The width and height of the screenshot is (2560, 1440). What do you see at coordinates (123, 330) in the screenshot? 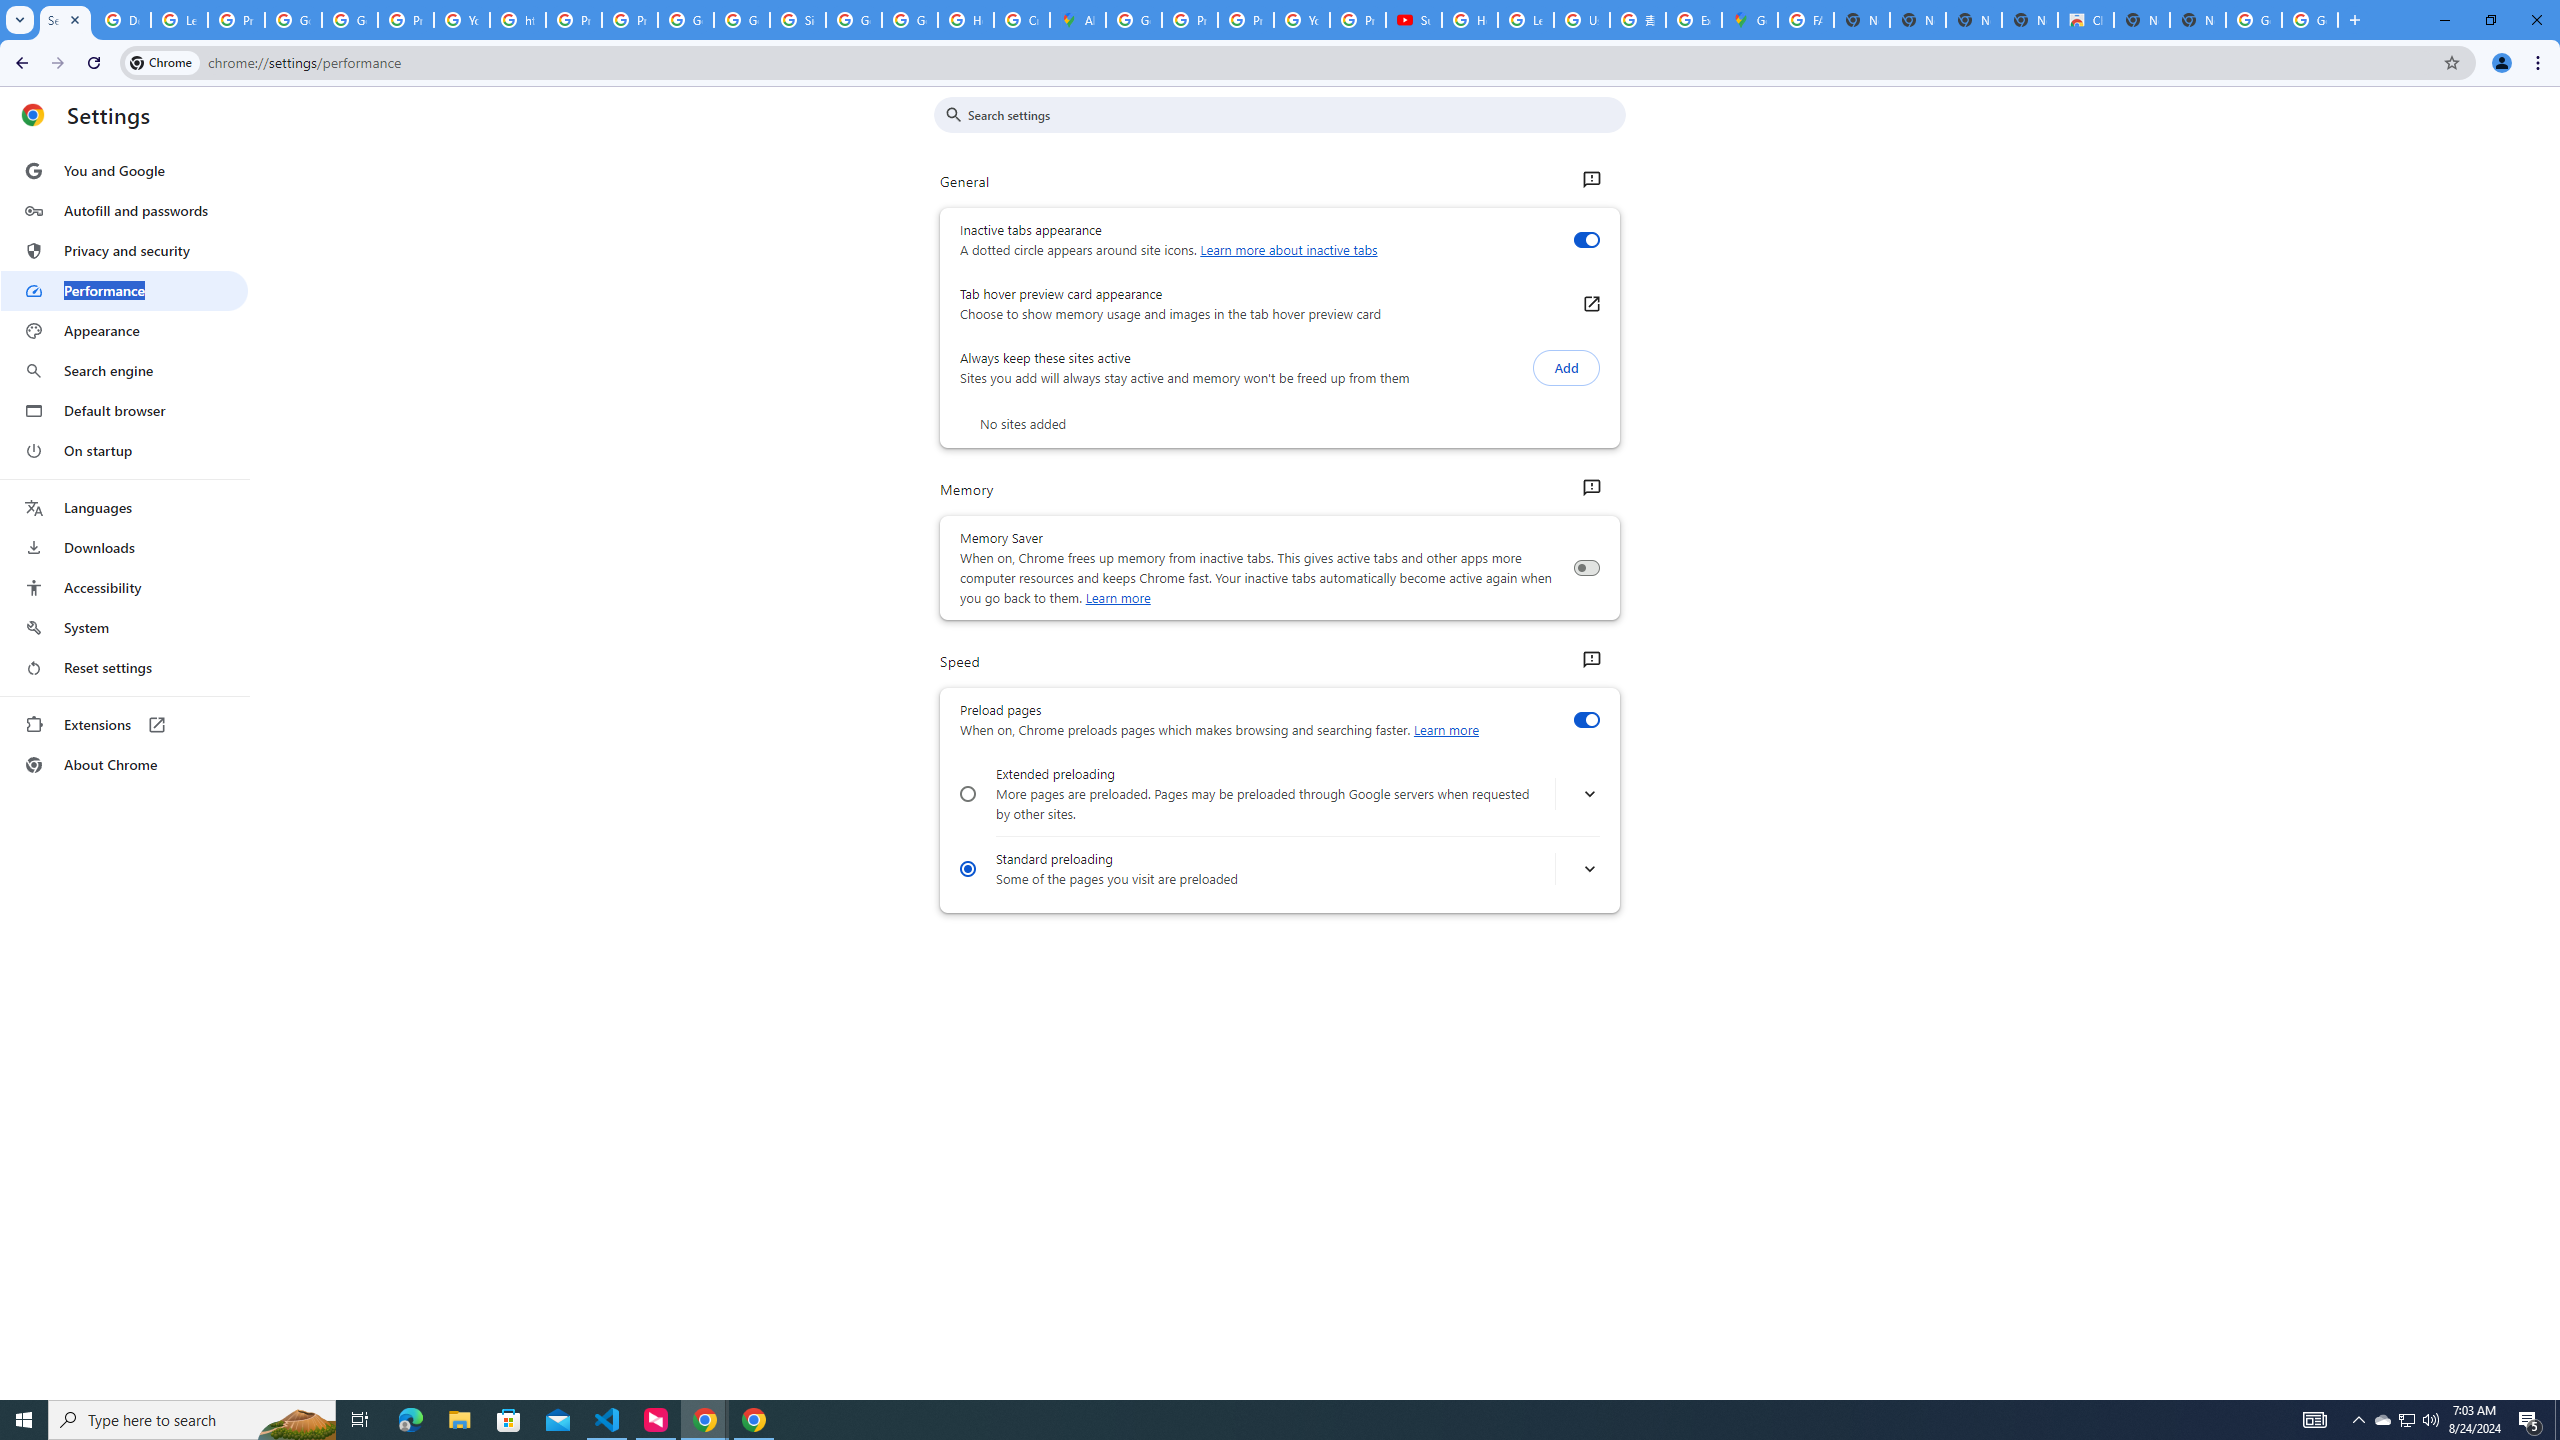
I see `'Appearance'` at bounding box center [123, 330].